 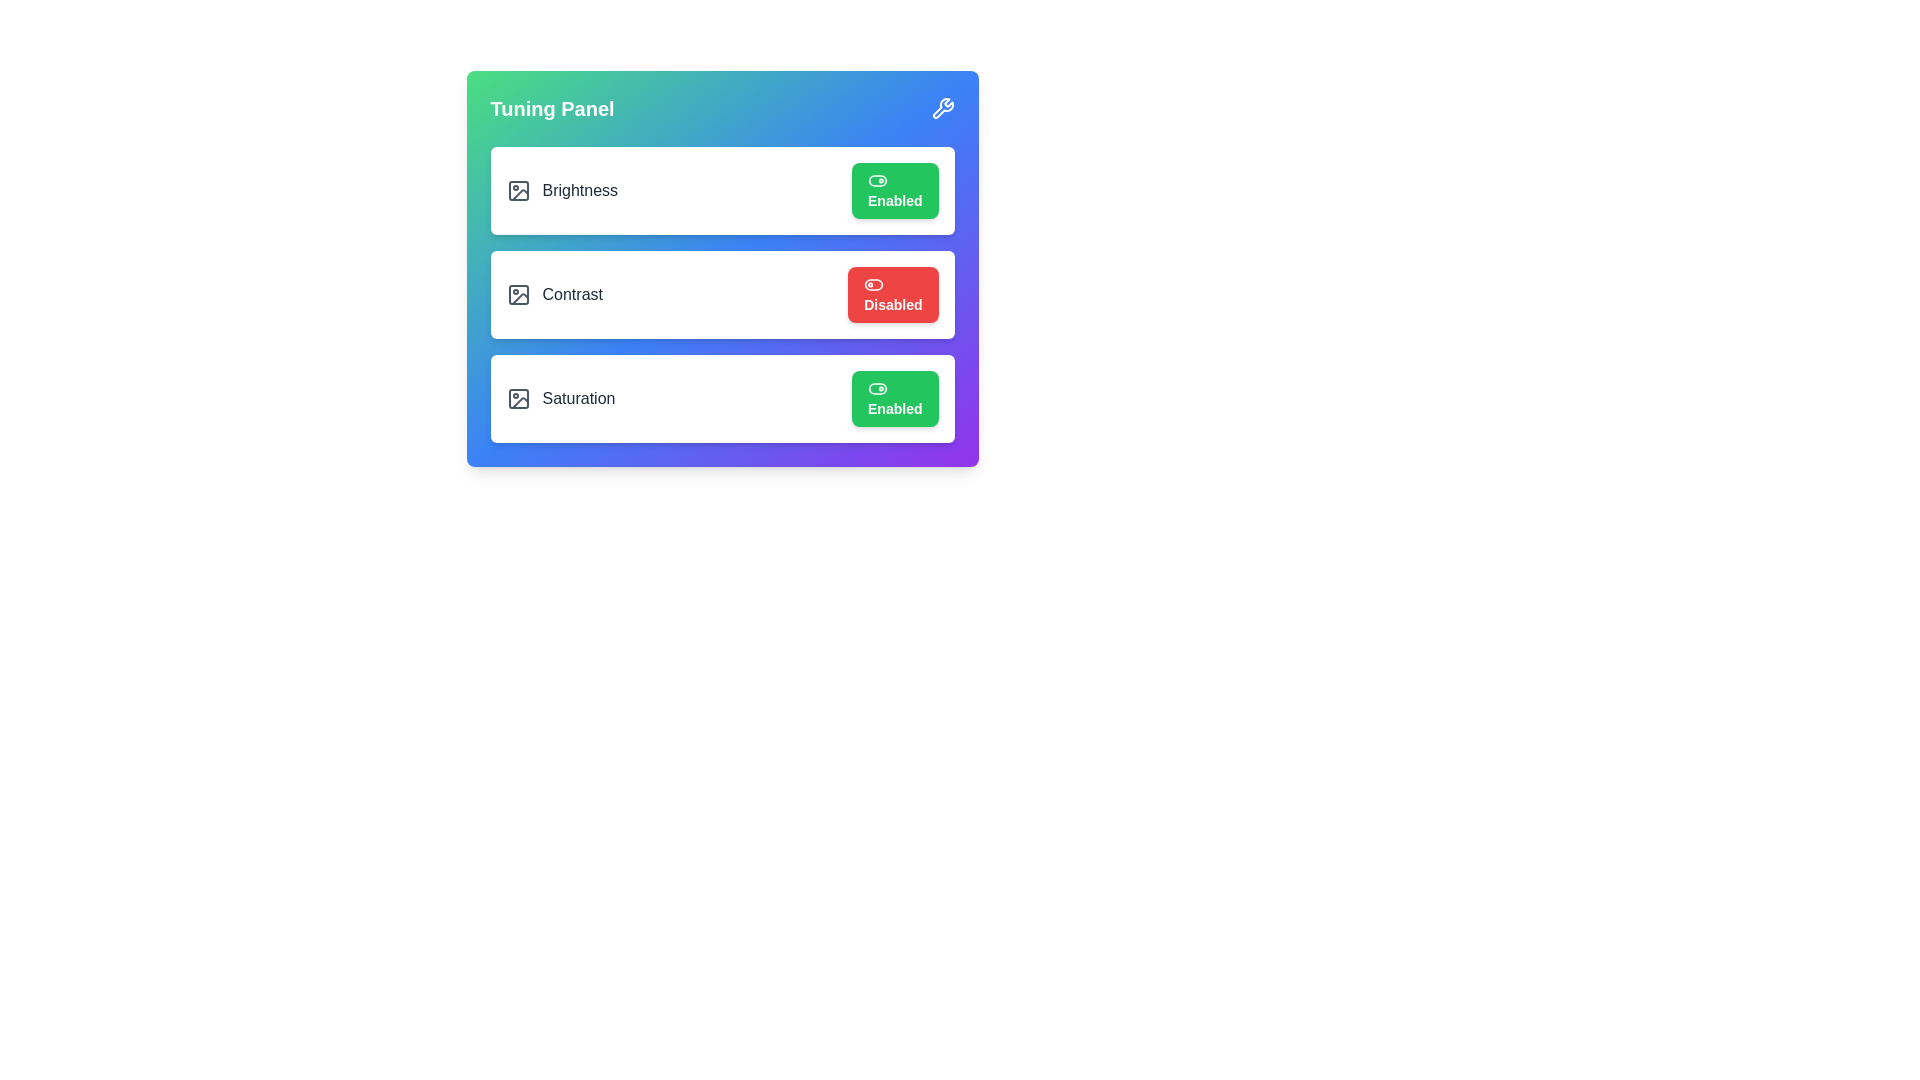 What do you see at coordinates (518, 191) in the screenshot?
I see `the image icon for Brightness to interact with it` at bounding box center [518, 191].